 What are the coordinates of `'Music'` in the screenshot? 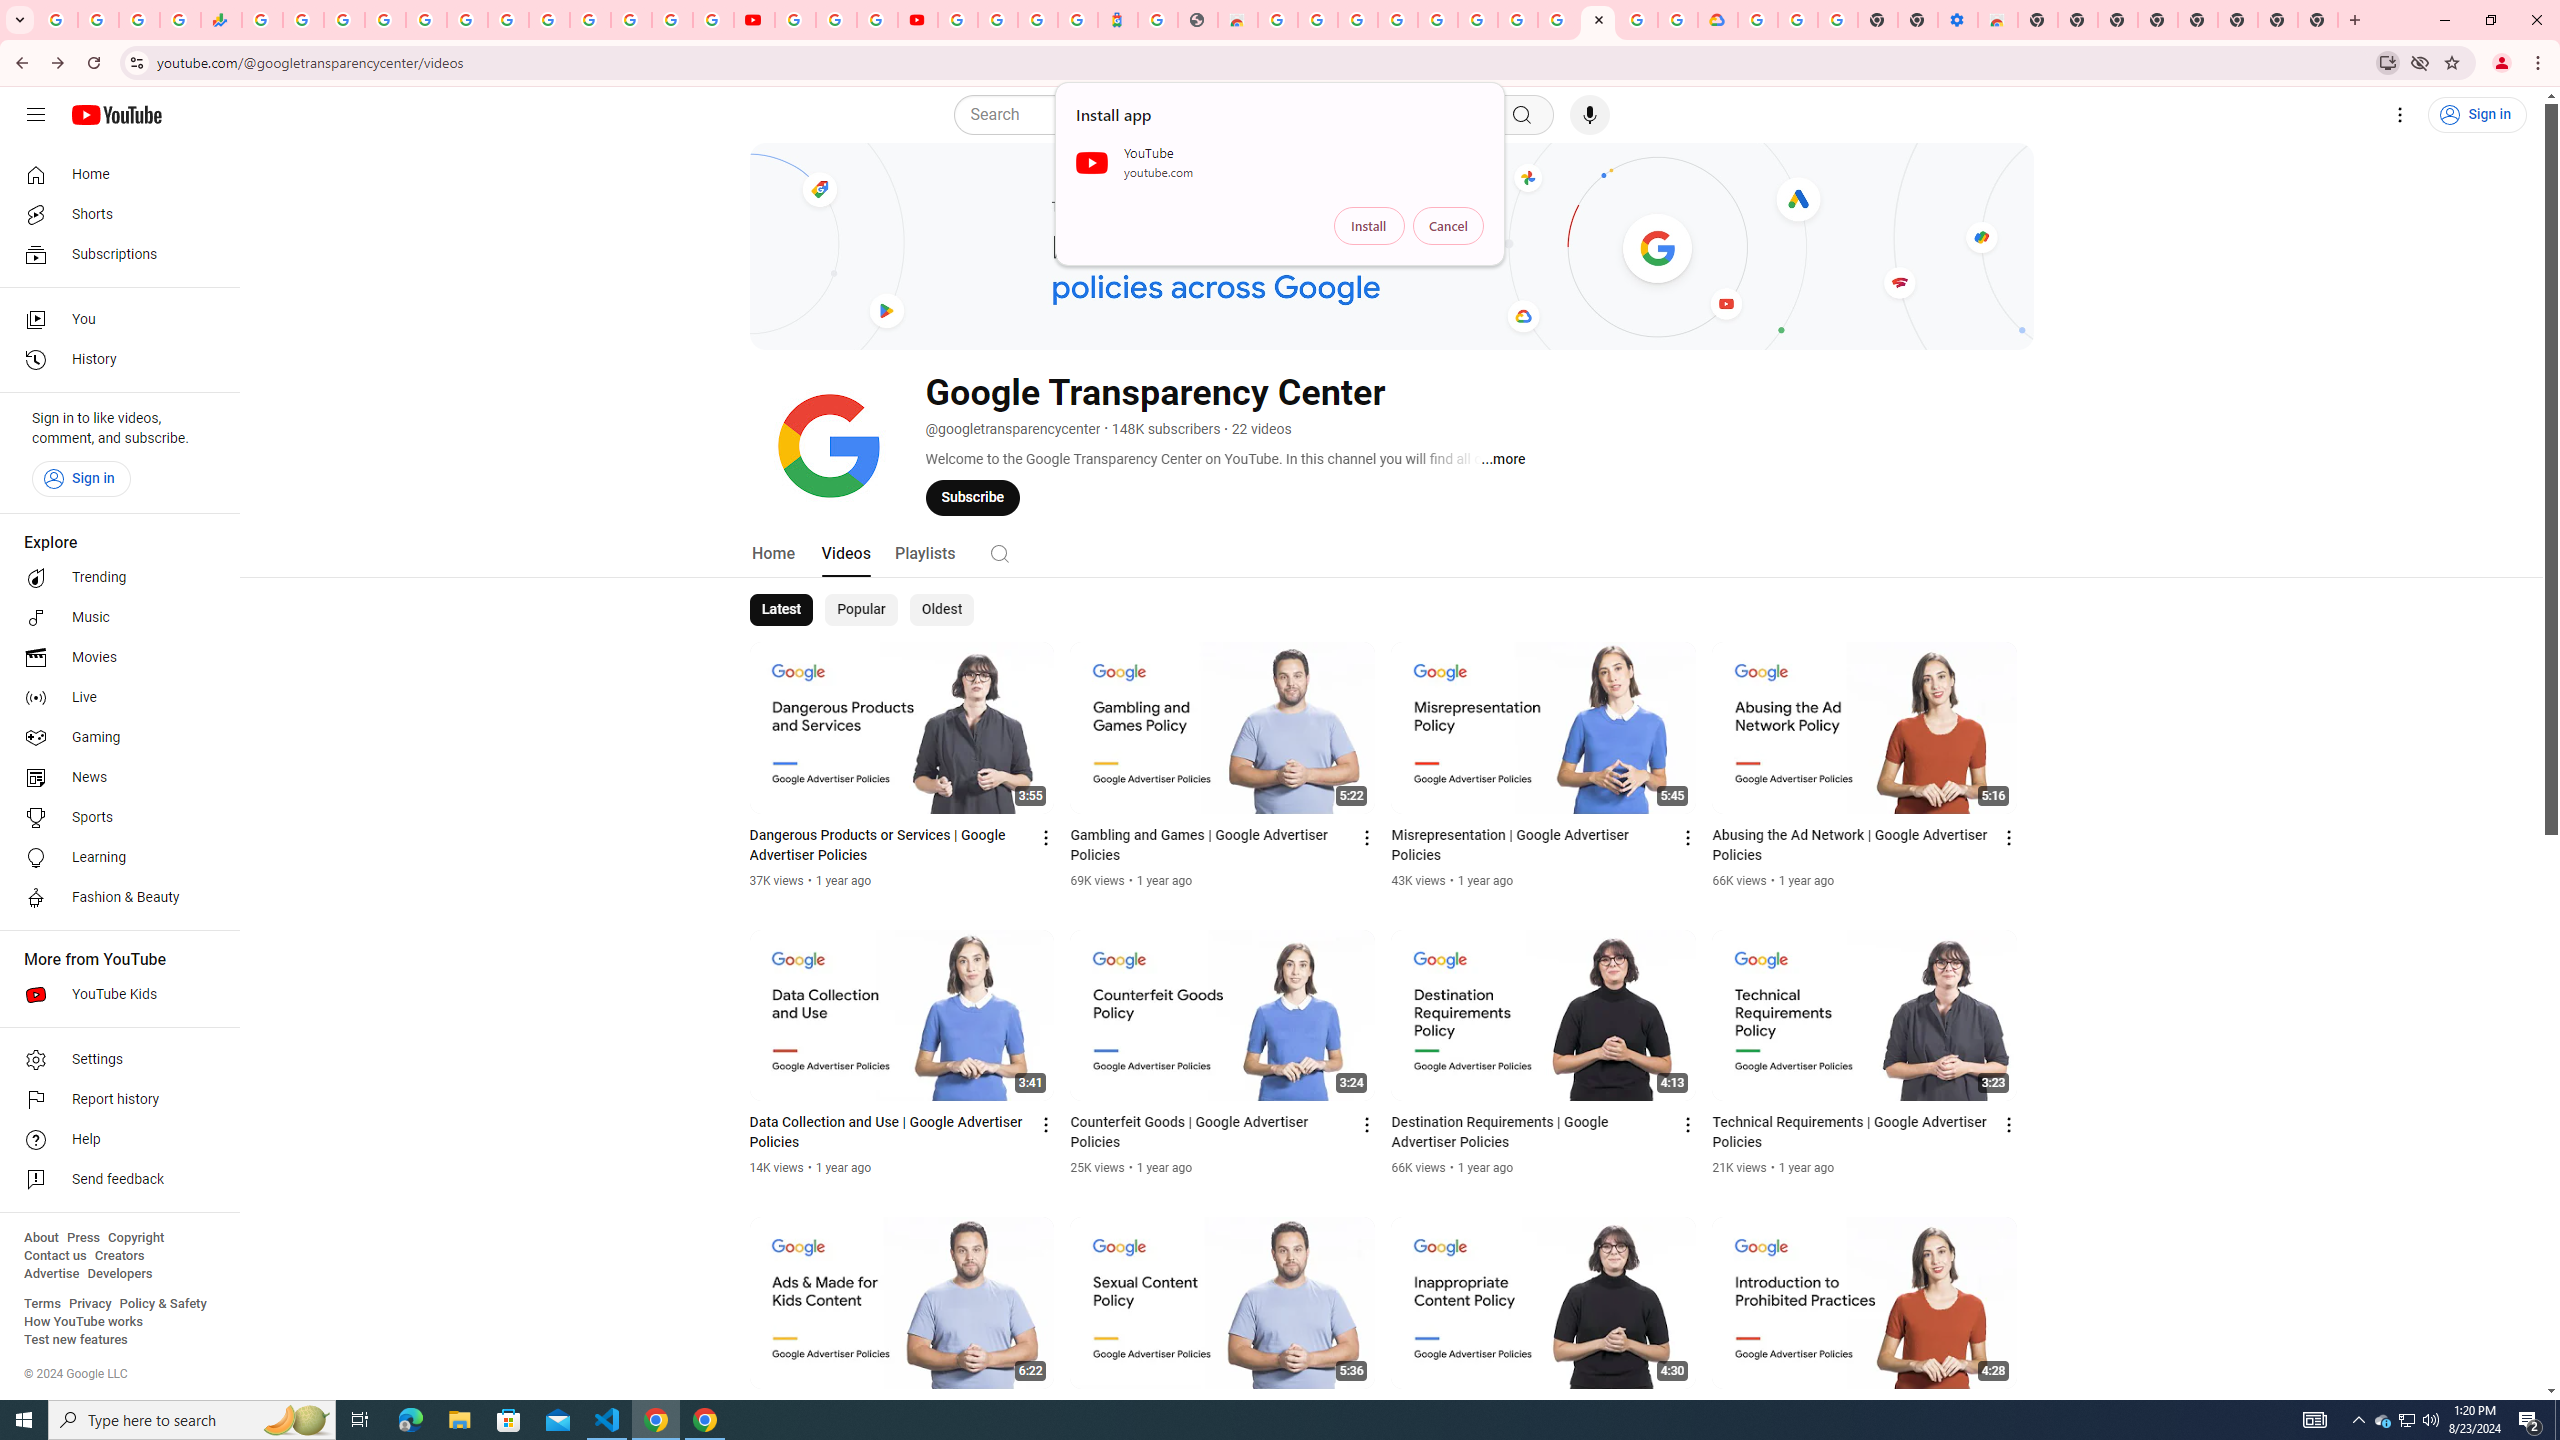 It's located at (113, 616).